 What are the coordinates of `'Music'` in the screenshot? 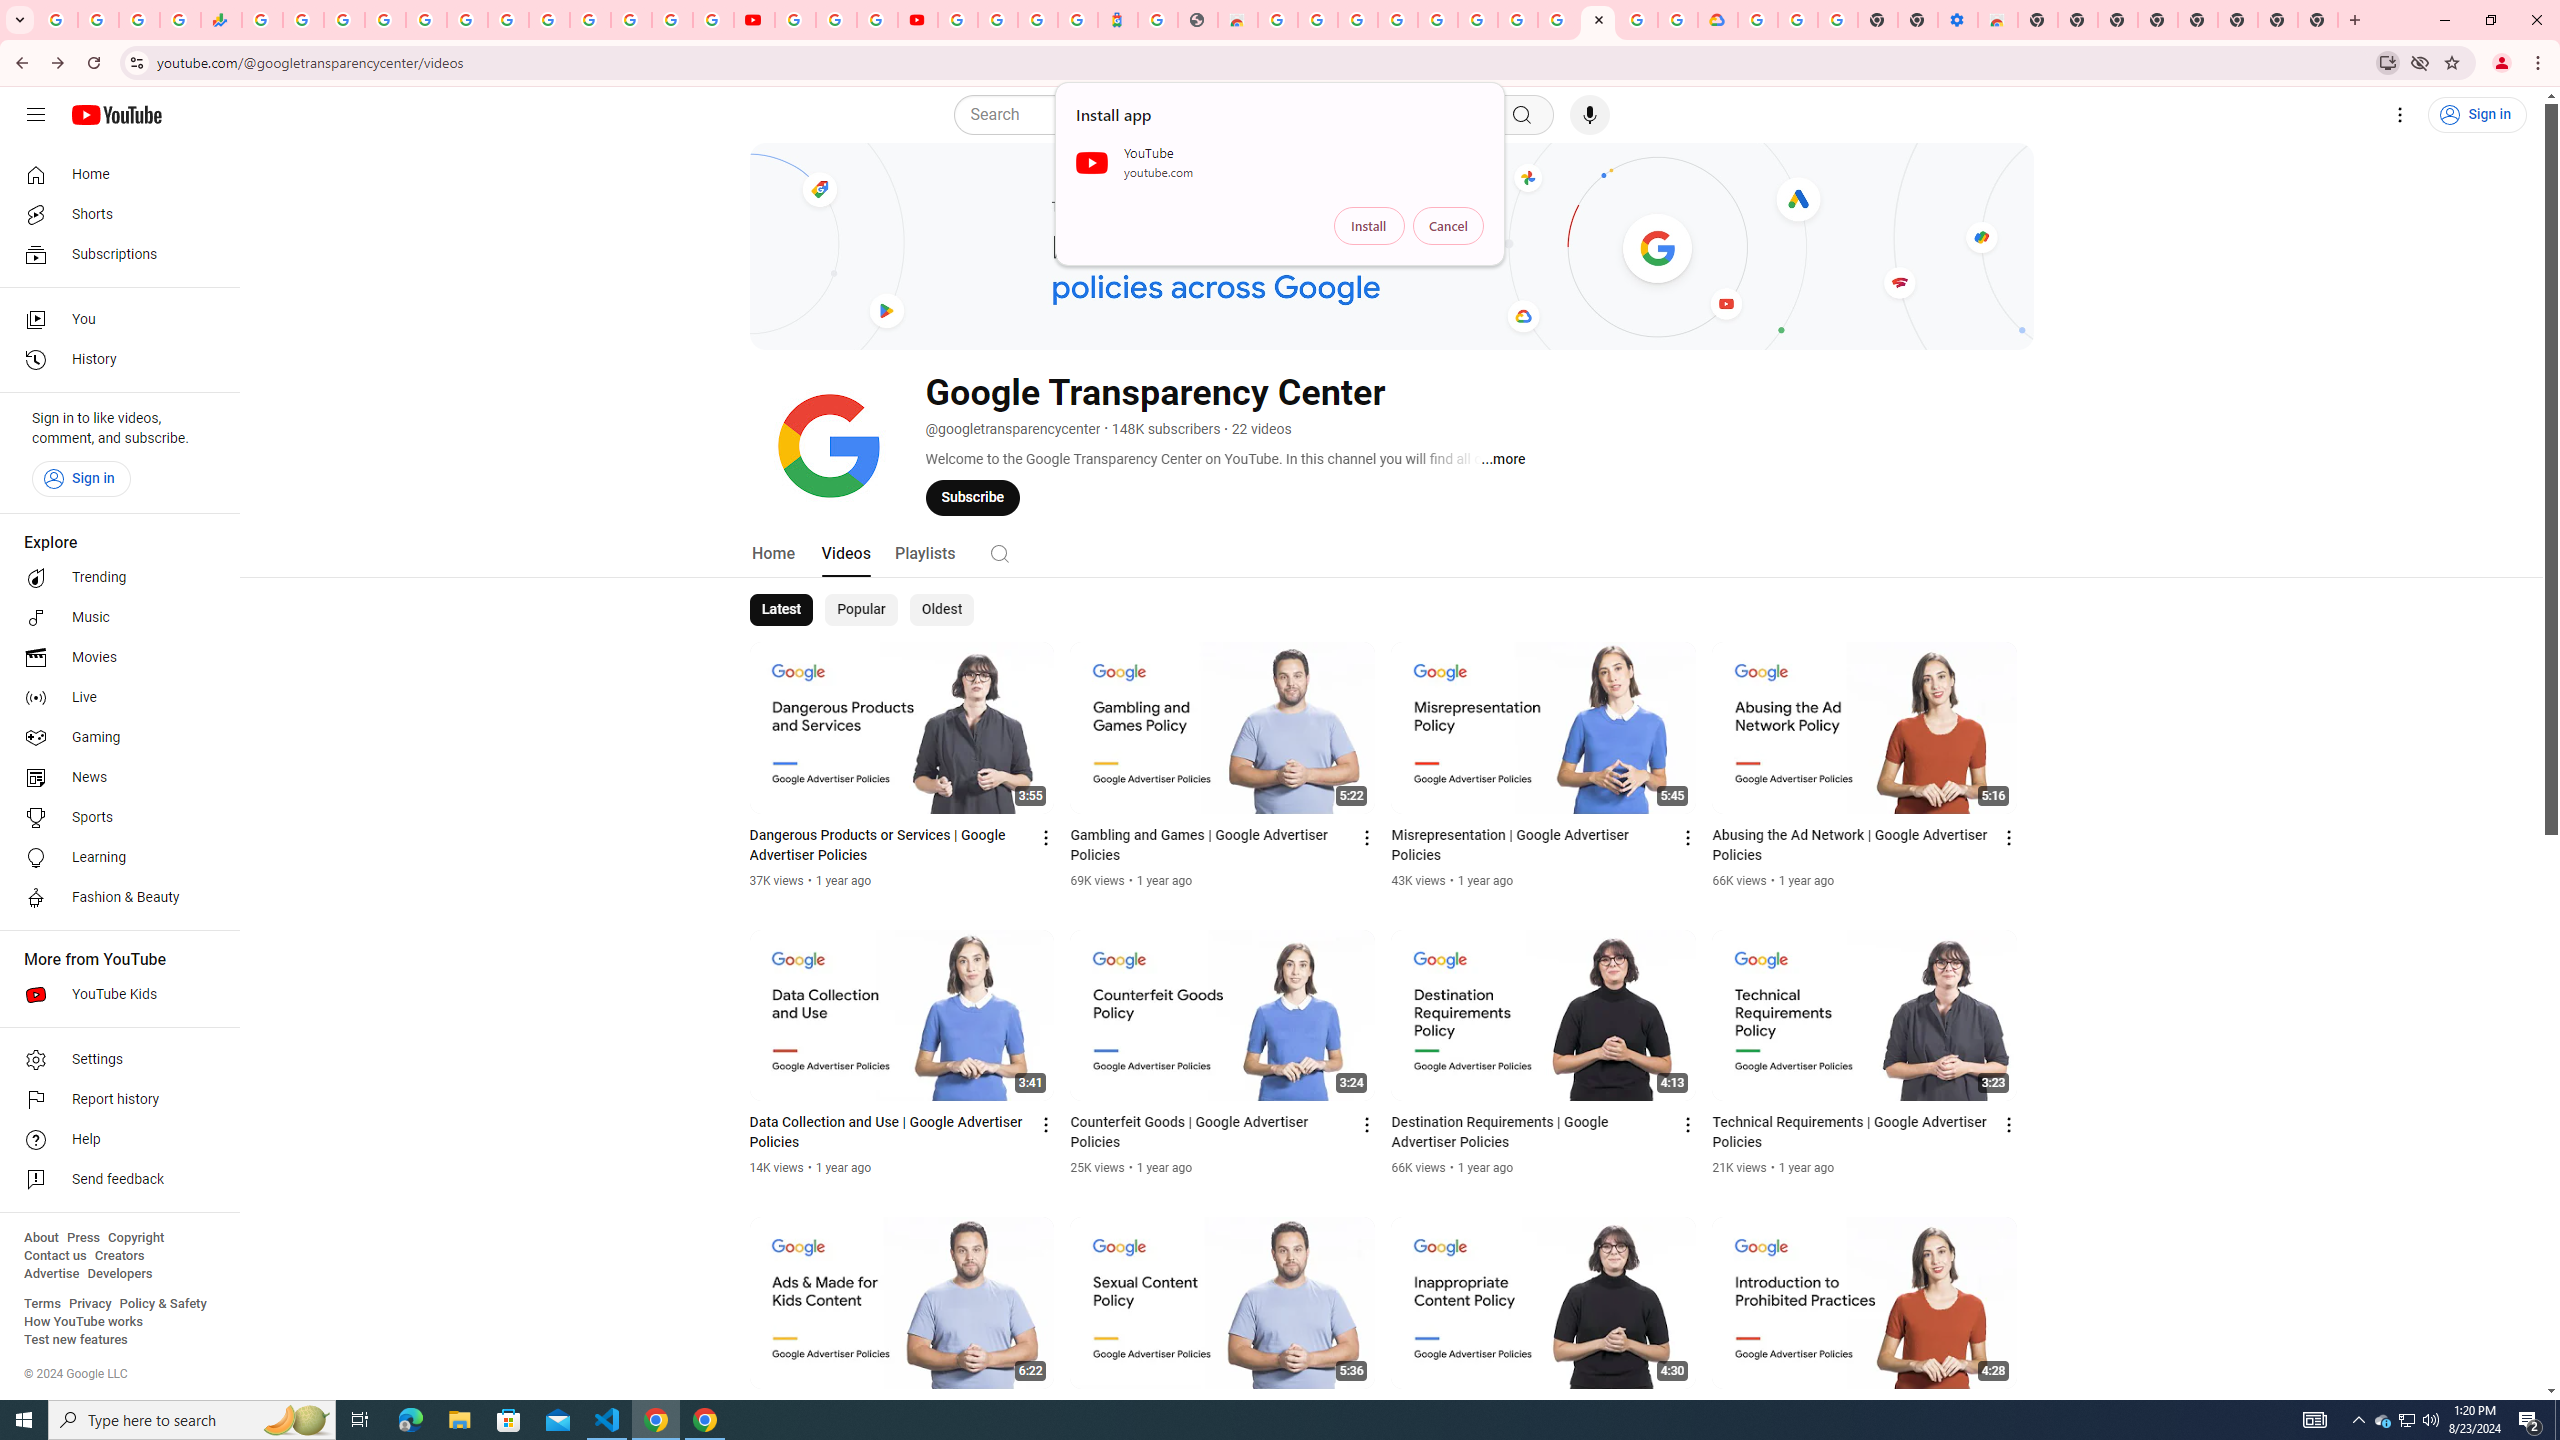 It's located at (113, 616).